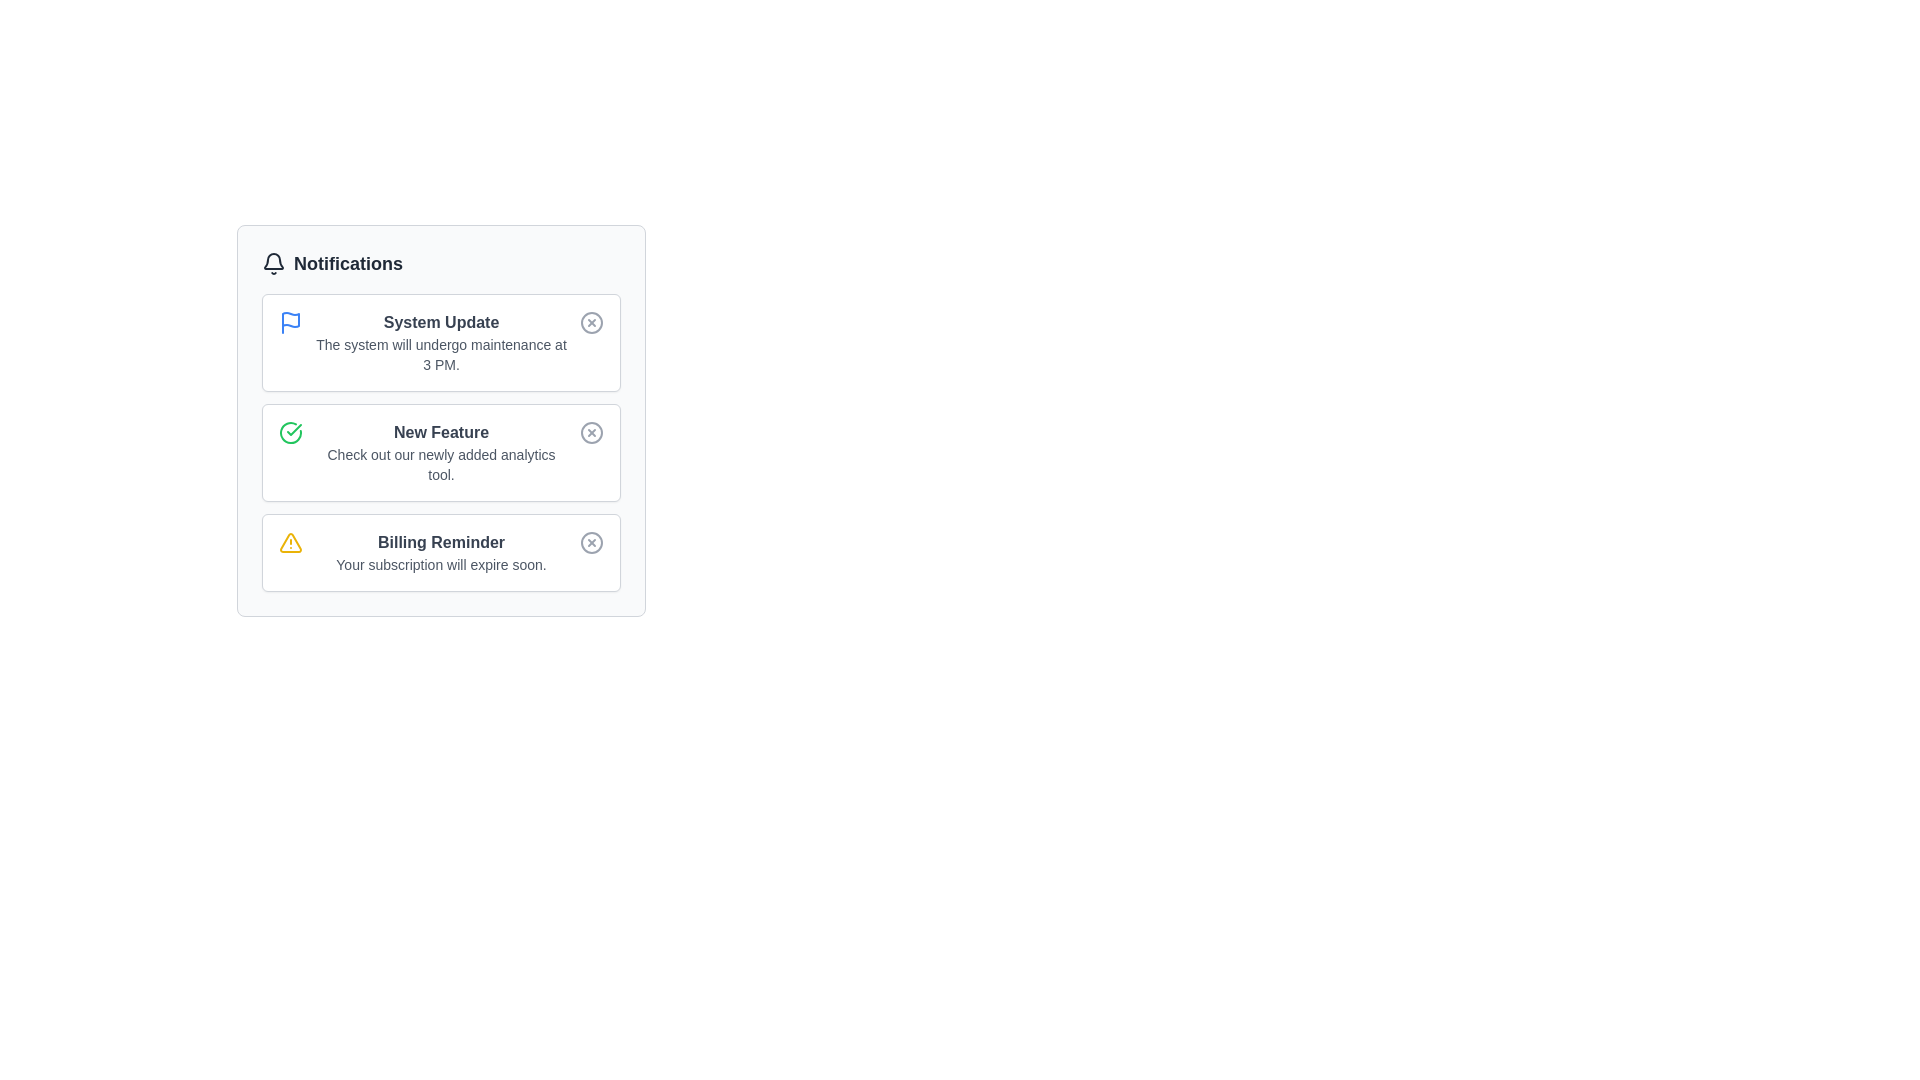 The height and width of the screenshot is (1080, 1920). I want to click on the text label displaying 'System Update' which is styled in a slightly bold dark gray font and located at the top of the notification card, so click(440, 322).